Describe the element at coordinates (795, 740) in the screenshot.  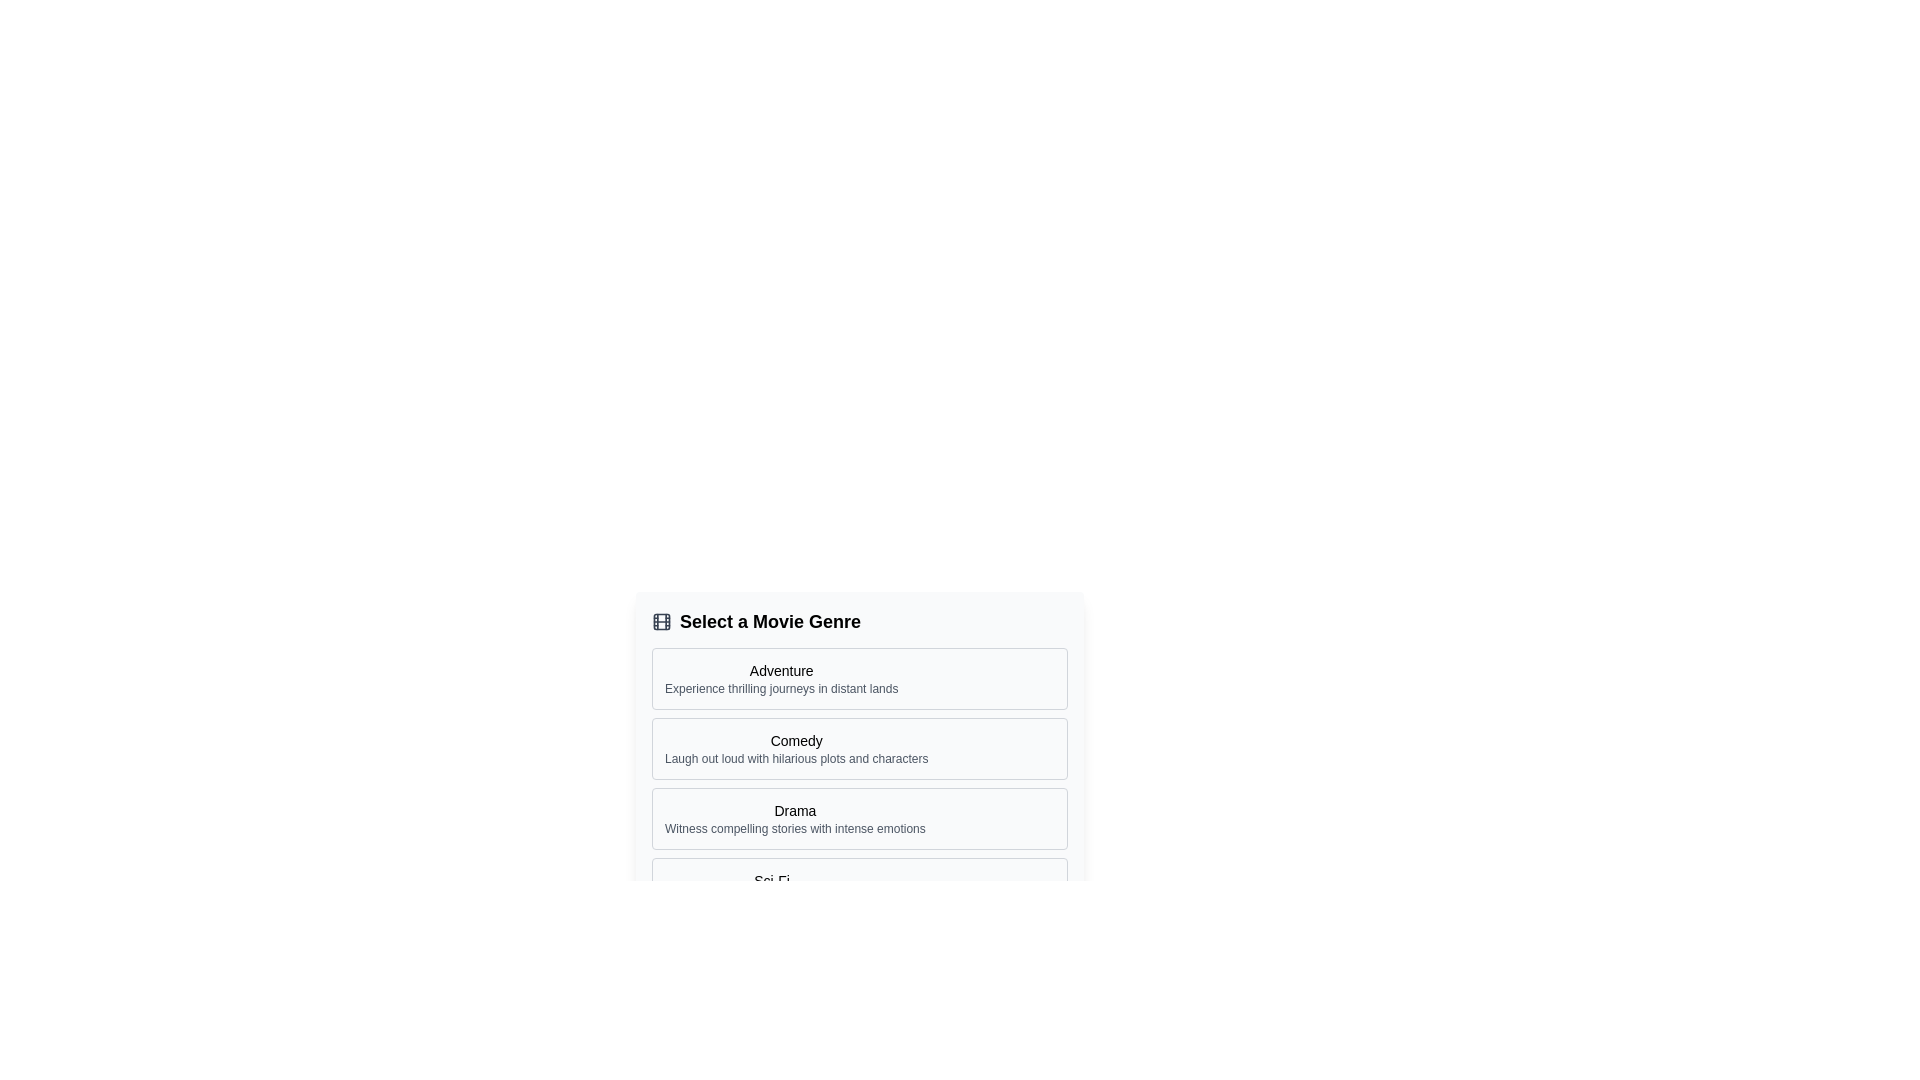
I see `the Text Label that serves as the heading for the 'Comedy' movie genre, located centrally in the genre list` at that location.